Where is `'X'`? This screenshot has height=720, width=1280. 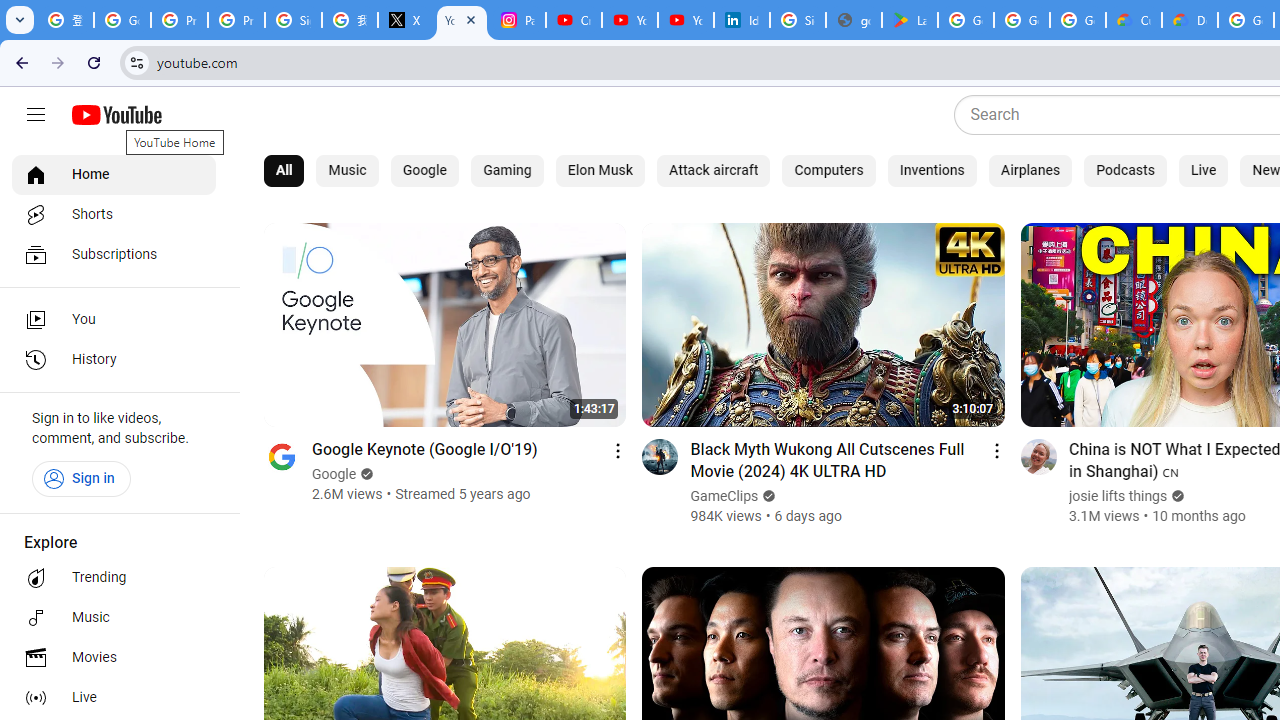
'X' is located at coordinates (404, 20).